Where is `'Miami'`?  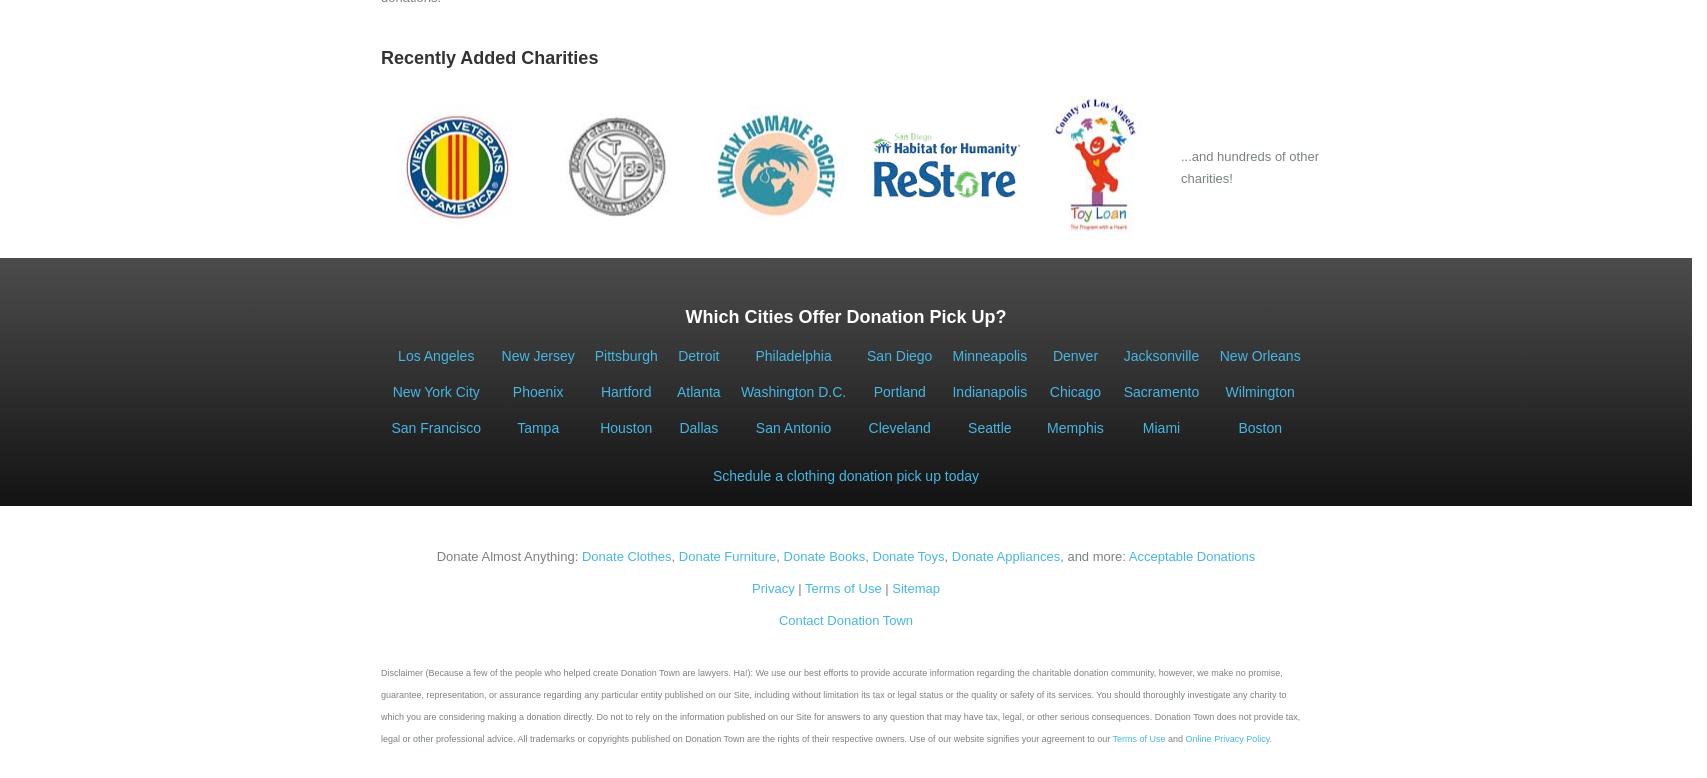 'Miami' is located at coordinates (1159, 427).